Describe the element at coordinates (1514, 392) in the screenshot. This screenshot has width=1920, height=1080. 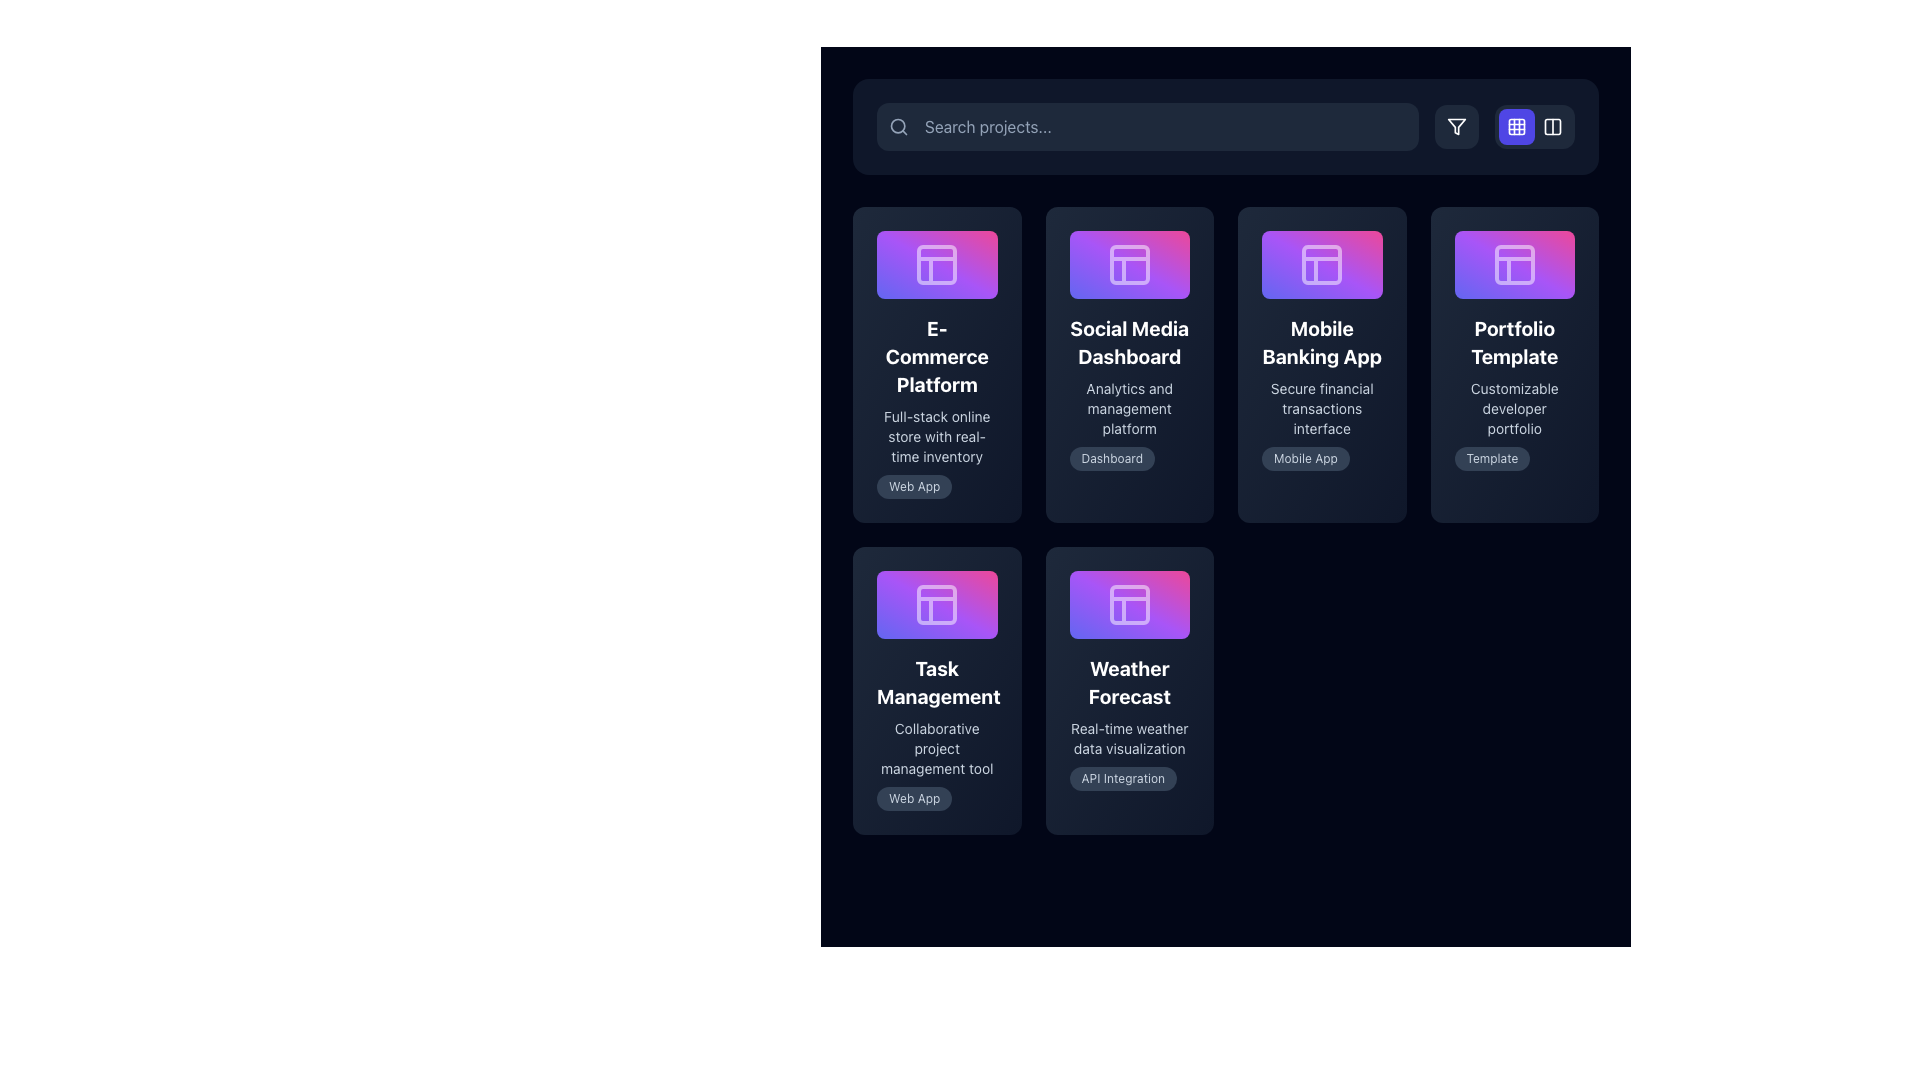
I see `the textual content element that provides information about a specific portfolio template, located on the rightmost side of the grid layout within a card component` at that location.